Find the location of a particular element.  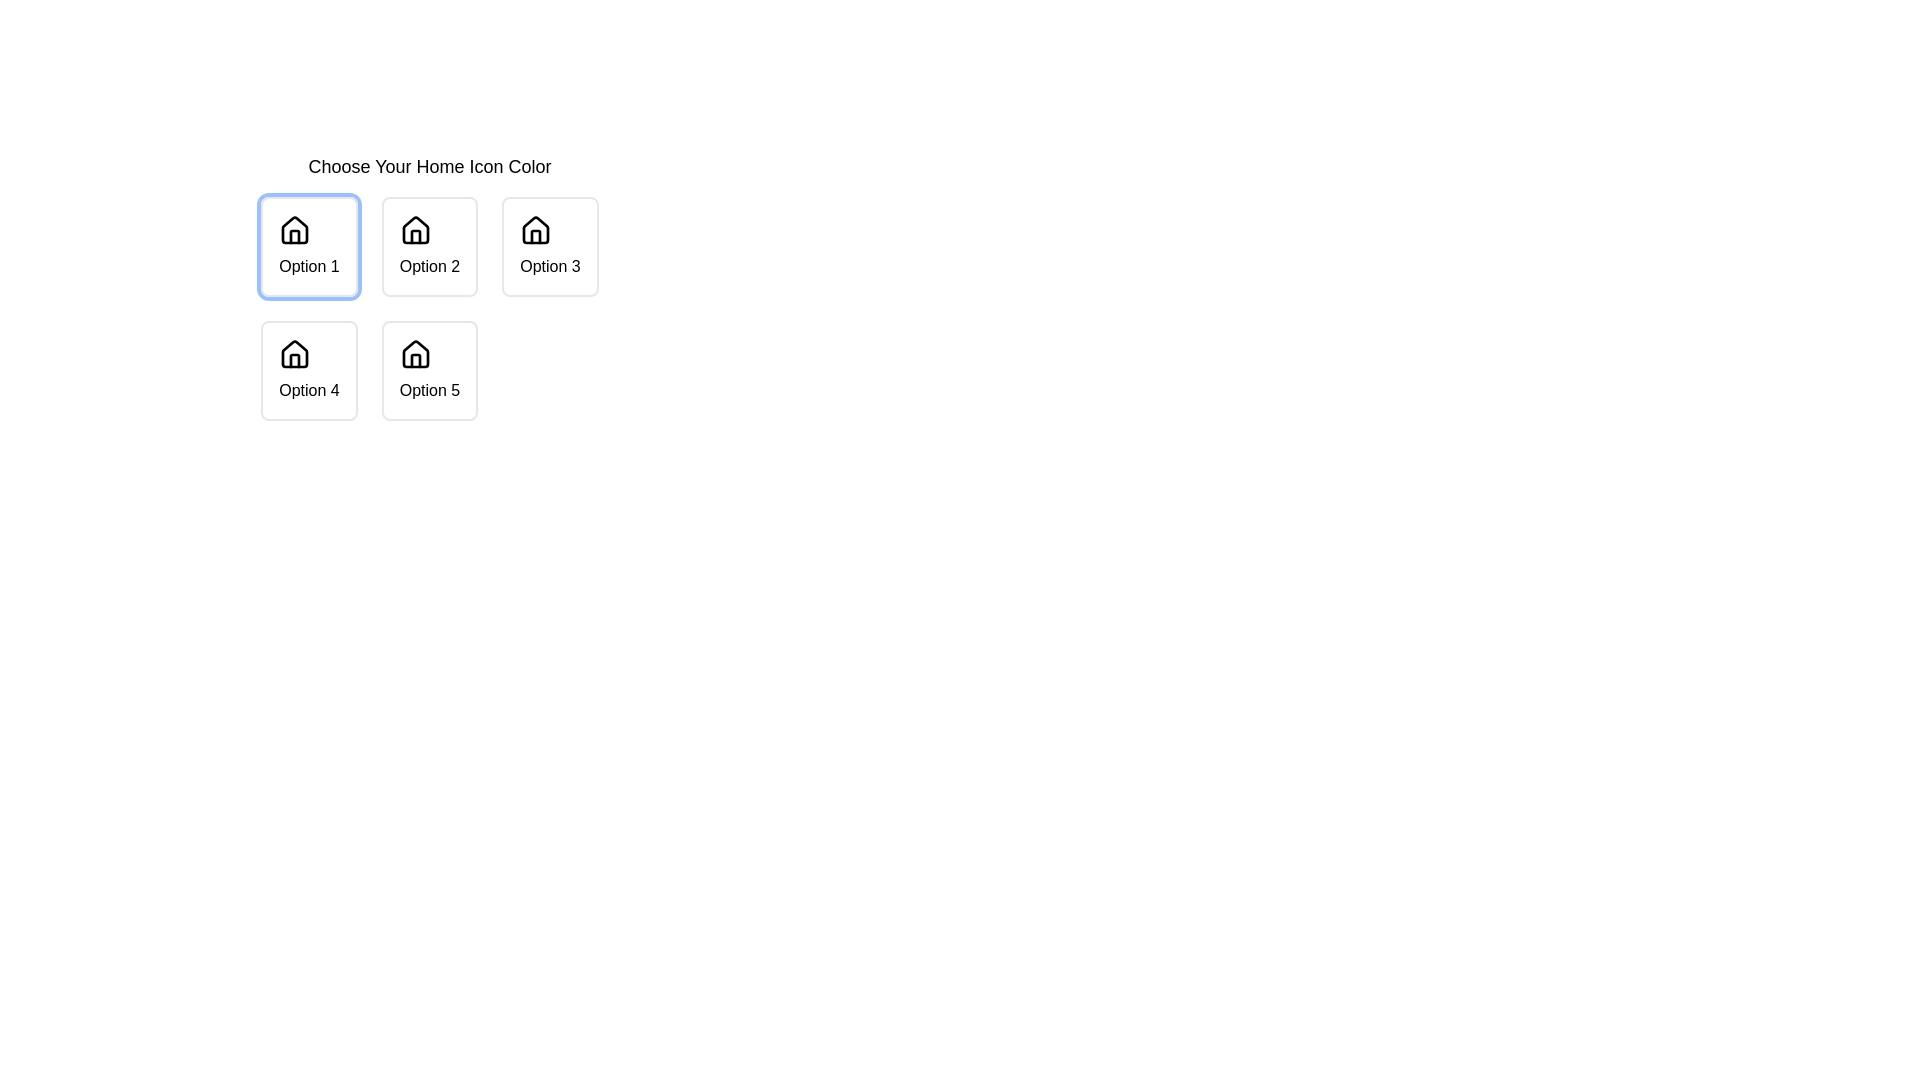

the 'Option 3' icon, which represents a house-related theme in the selection interface, located in the grid layout above the text 'Option 3' is located at coordinates (536, 230).